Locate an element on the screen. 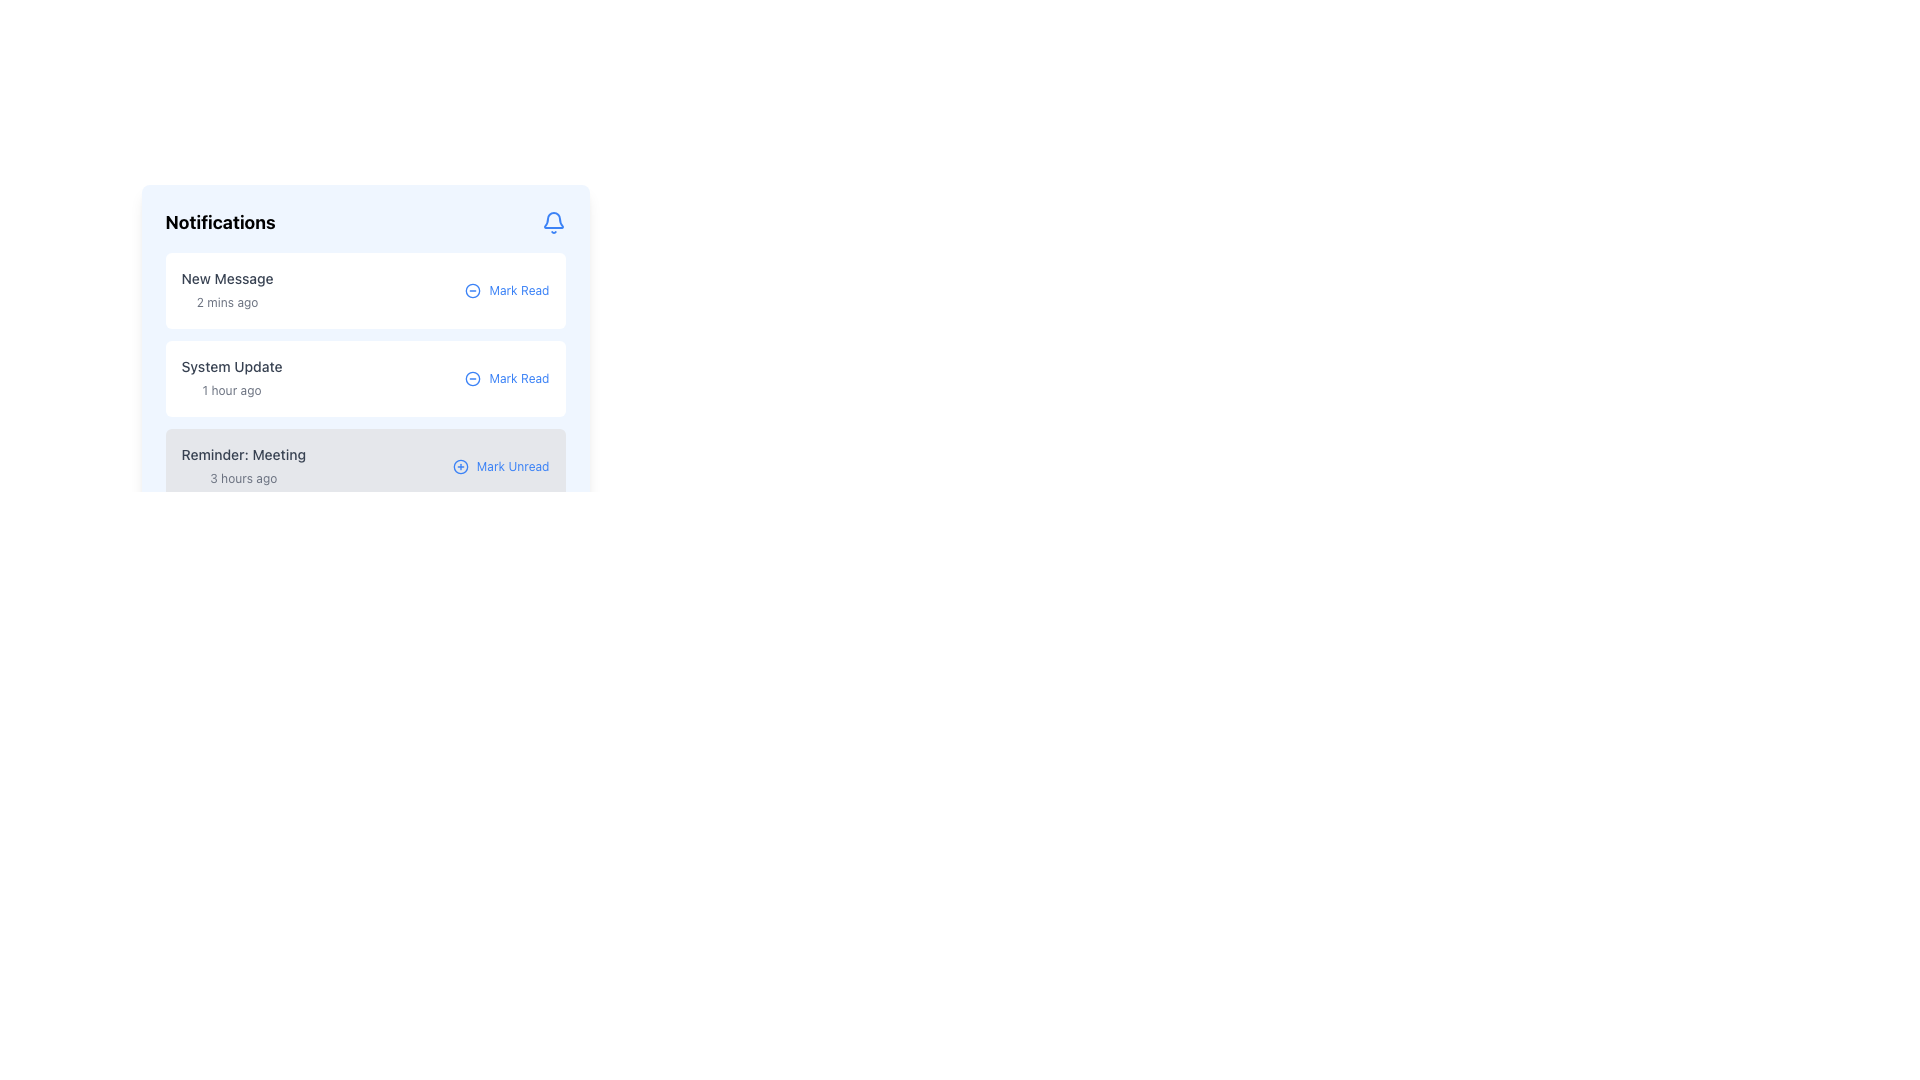 The image size is (1920, 1080). the 'Mark Read' button with a blue text and an icon of a circle with a minus symbol, located in the top notification card of the notification panel is located at coordinates (507, 290).